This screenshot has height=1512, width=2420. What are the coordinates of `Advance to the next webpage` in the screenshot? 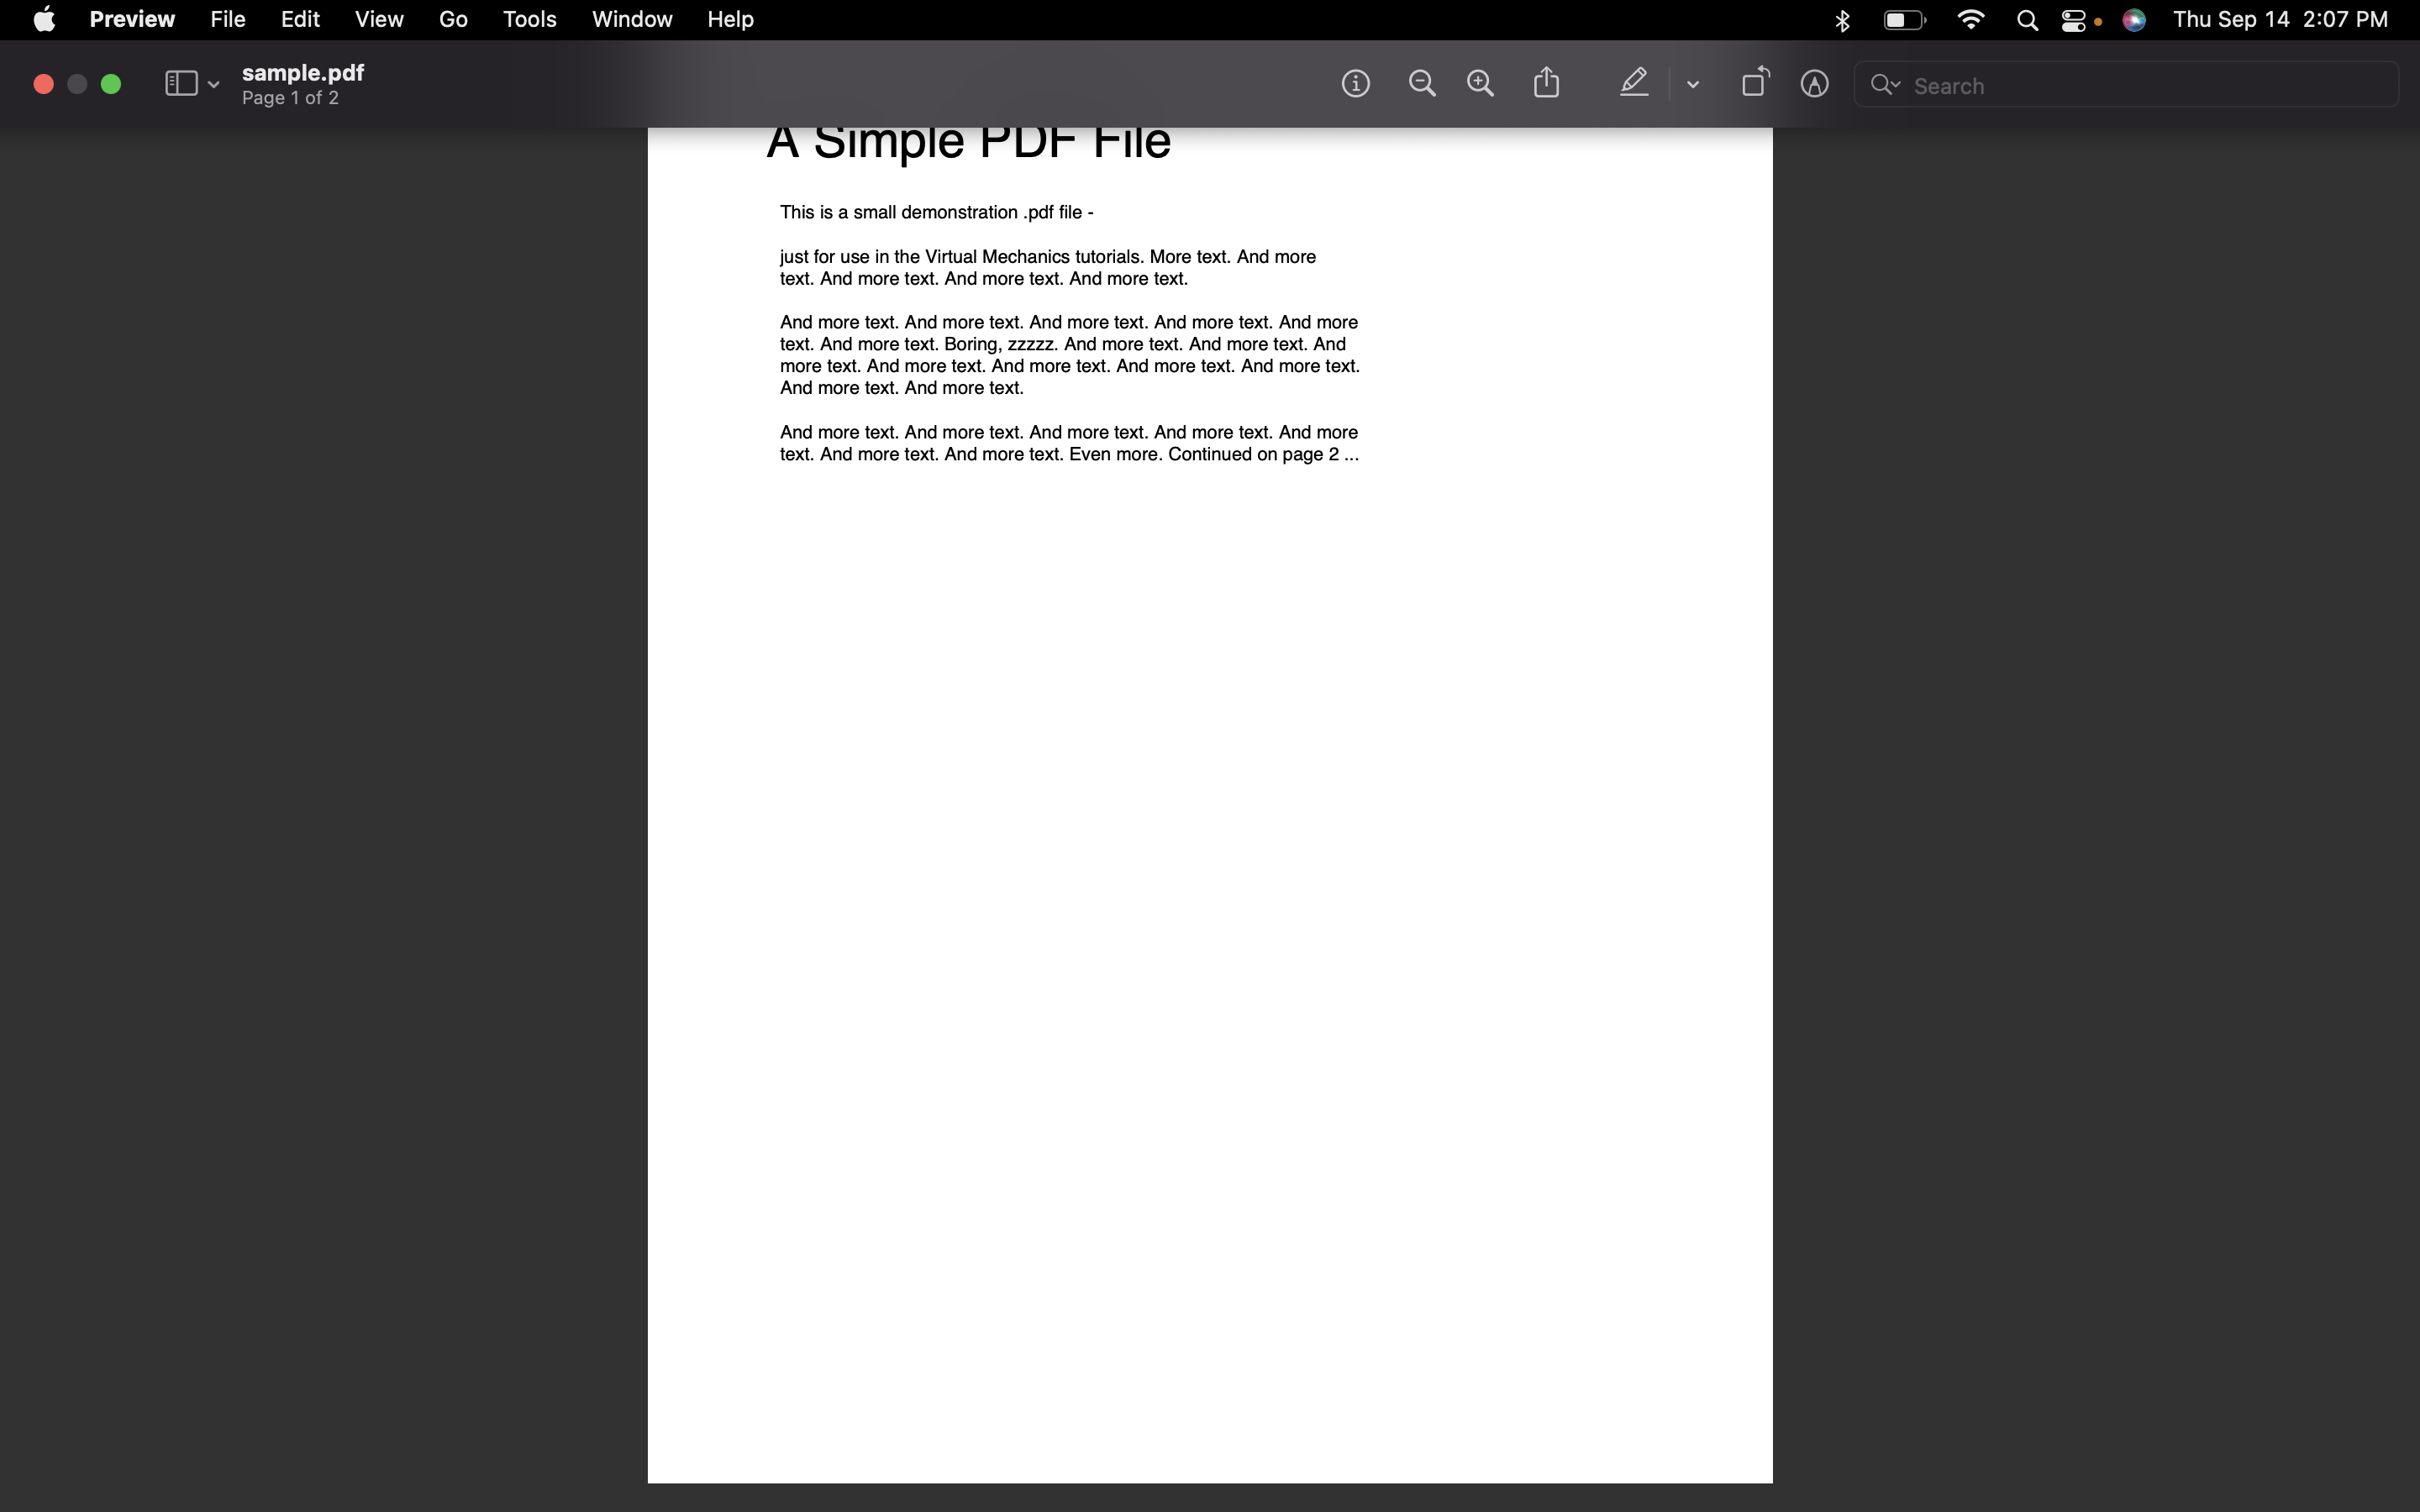 It's located at (454, 23).